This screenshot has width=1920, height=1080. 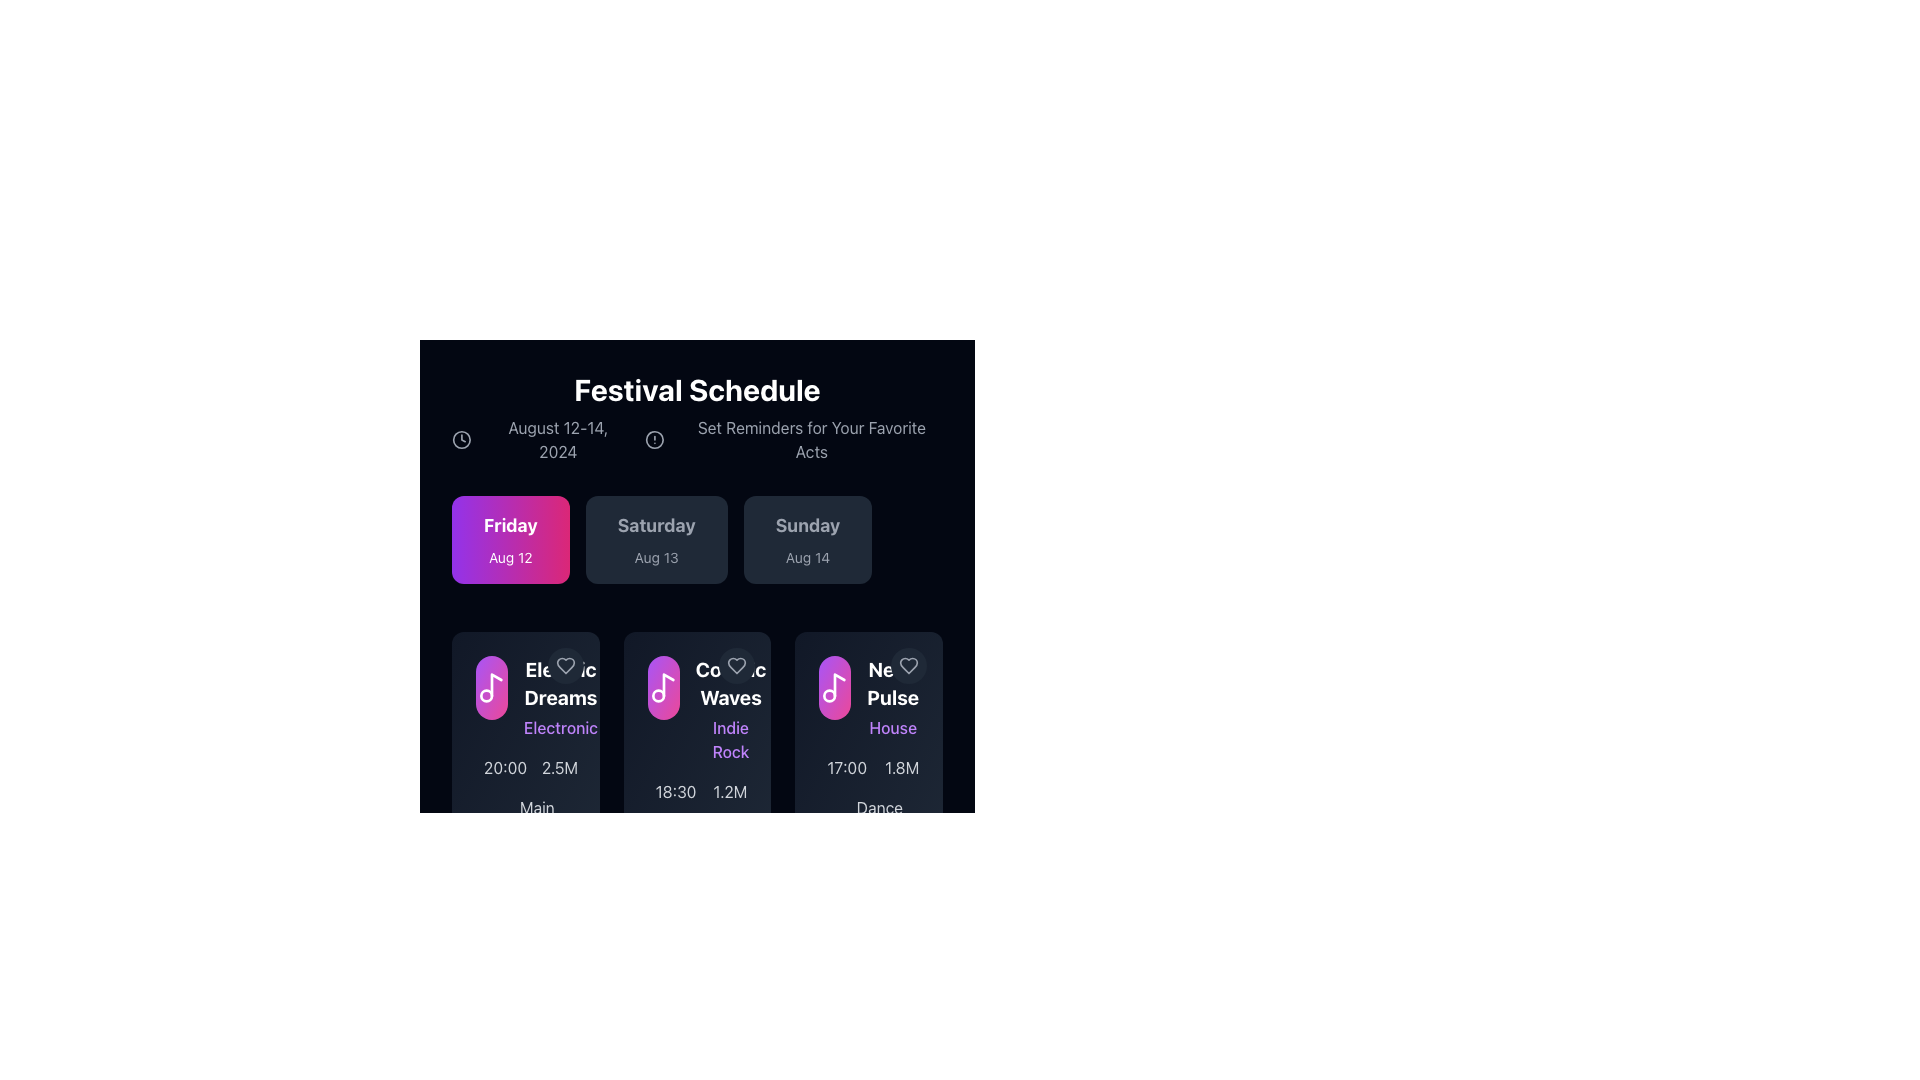 I want to click on text value displayed in the lower portion of the middle card in the event information grid, which shows the number of people associated with the event, so click(x=725, y=790).